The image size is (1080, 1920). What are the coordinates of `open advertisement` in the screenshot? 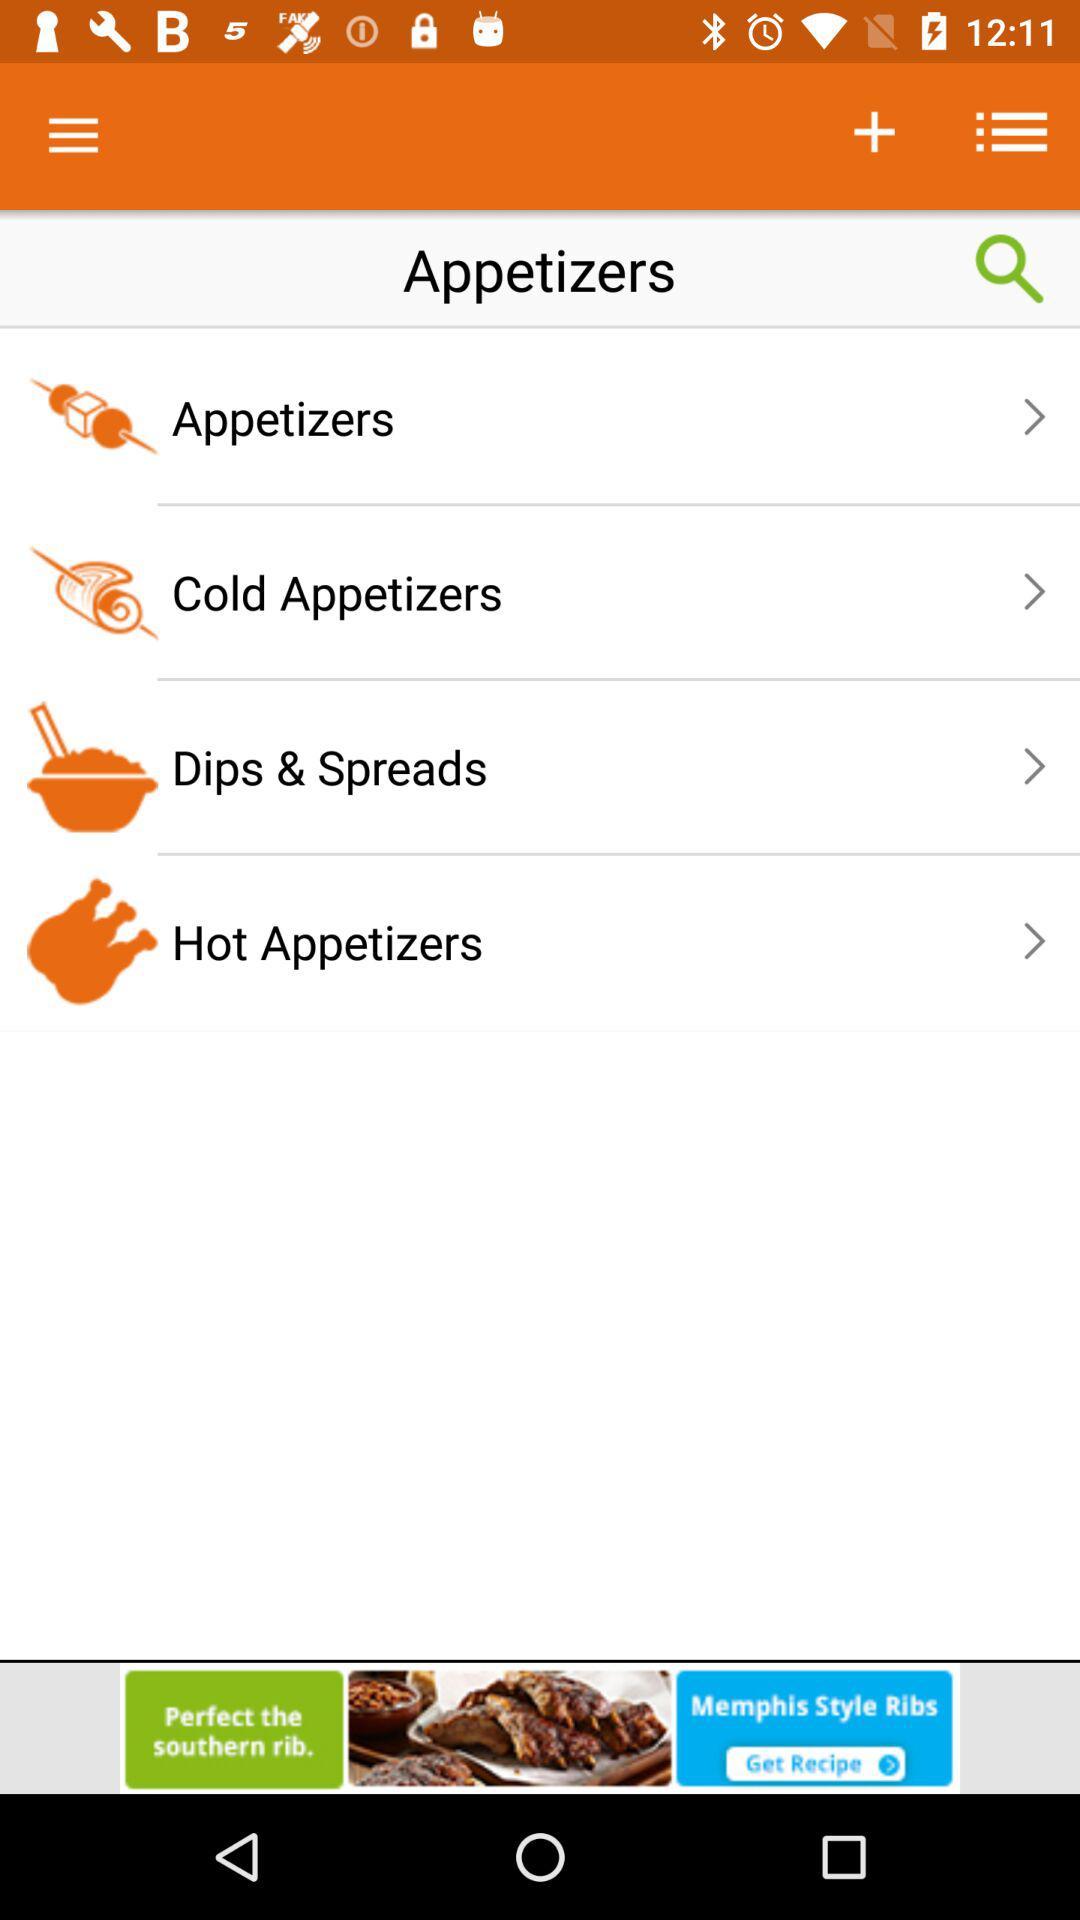 It's located at (540, 1727).